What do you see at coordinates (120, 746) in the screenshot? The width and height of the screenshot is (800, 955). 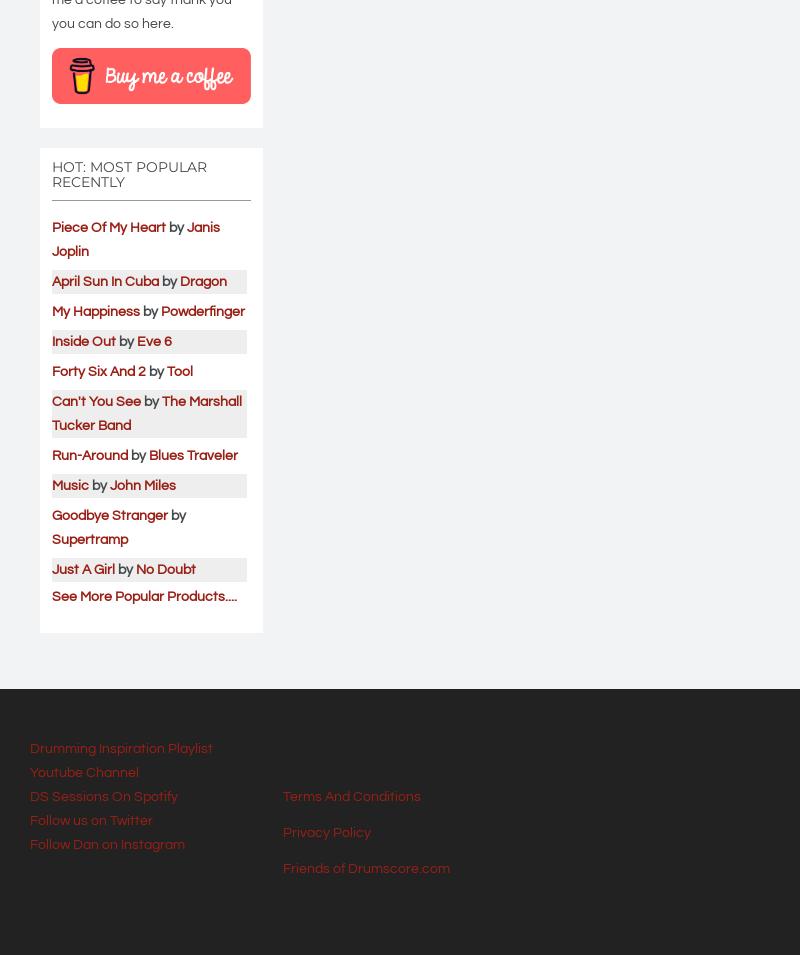 I see `'Drumming Inspiration Playlist'` at bounding box center [120, 746].